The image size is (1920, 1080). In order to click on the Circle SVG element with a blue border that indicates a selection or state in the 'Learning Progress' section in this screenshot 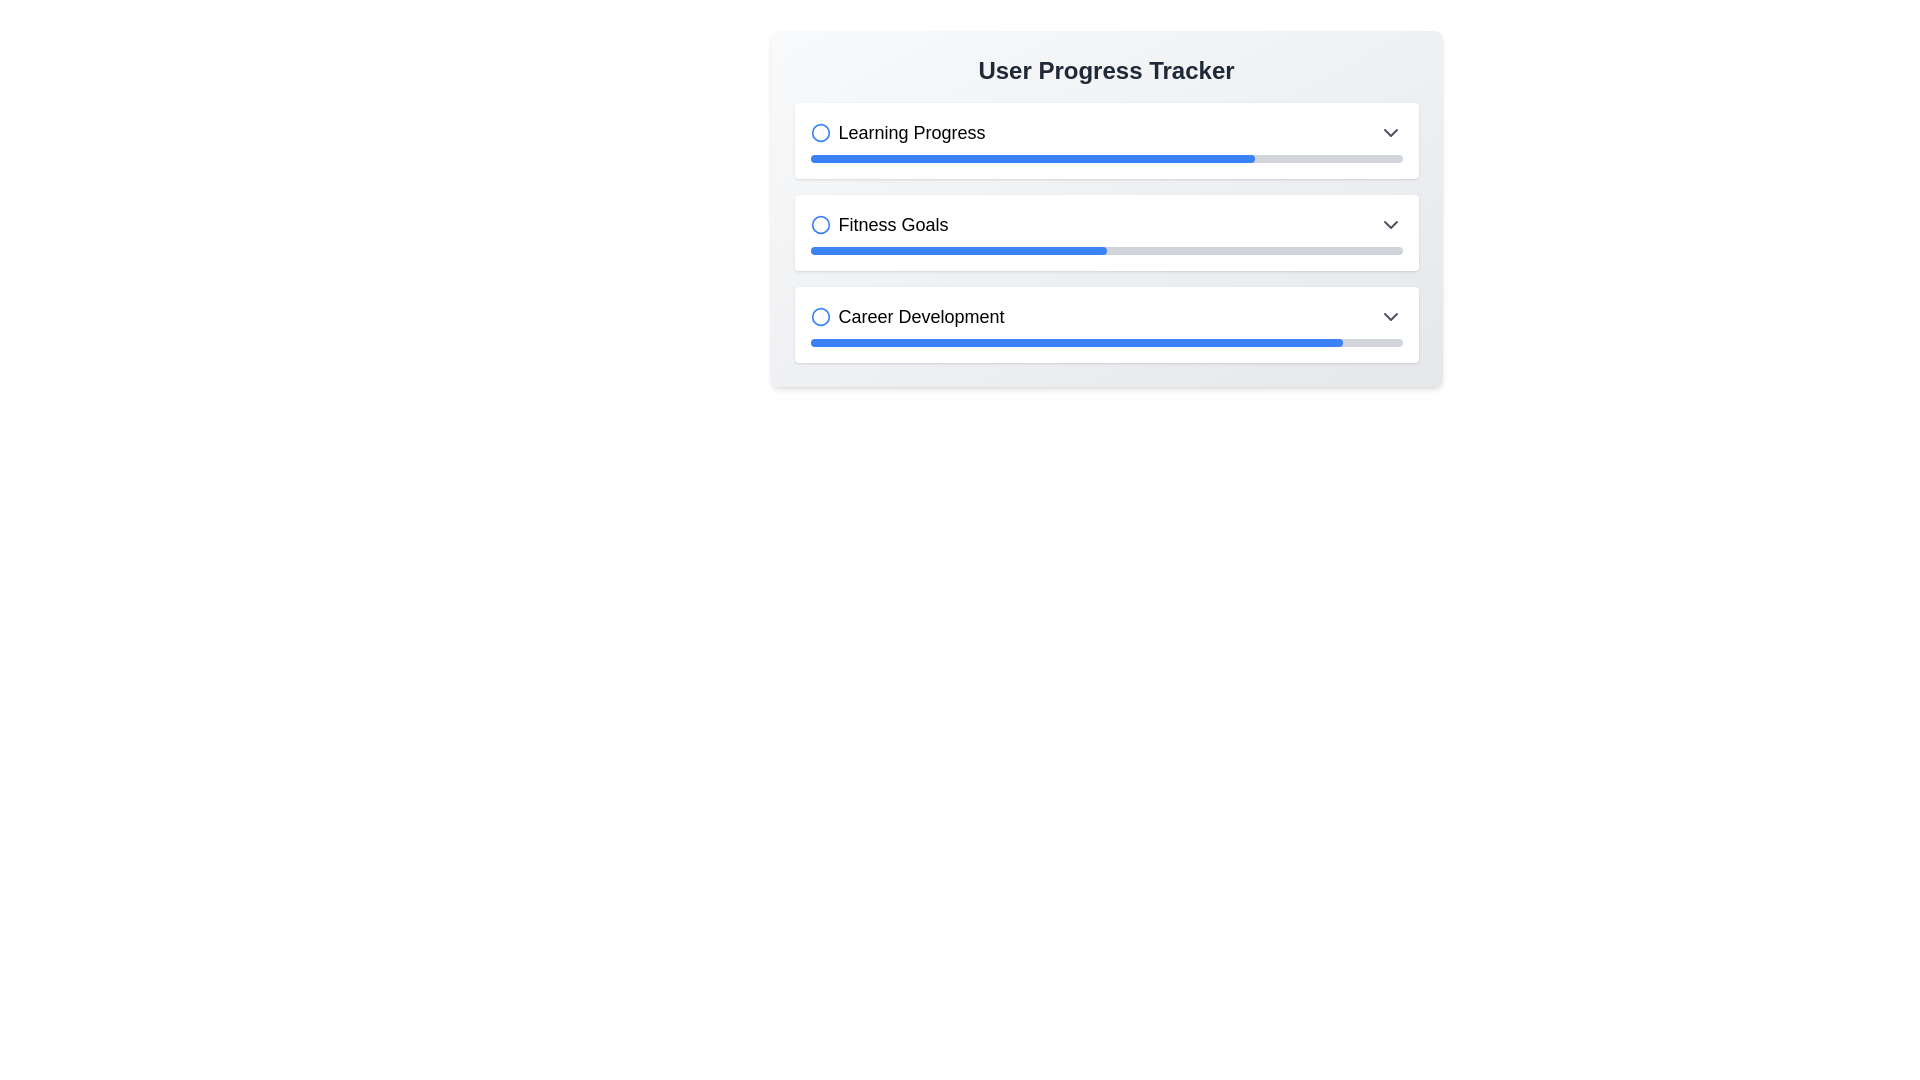, I will do `click(820, 132)`.